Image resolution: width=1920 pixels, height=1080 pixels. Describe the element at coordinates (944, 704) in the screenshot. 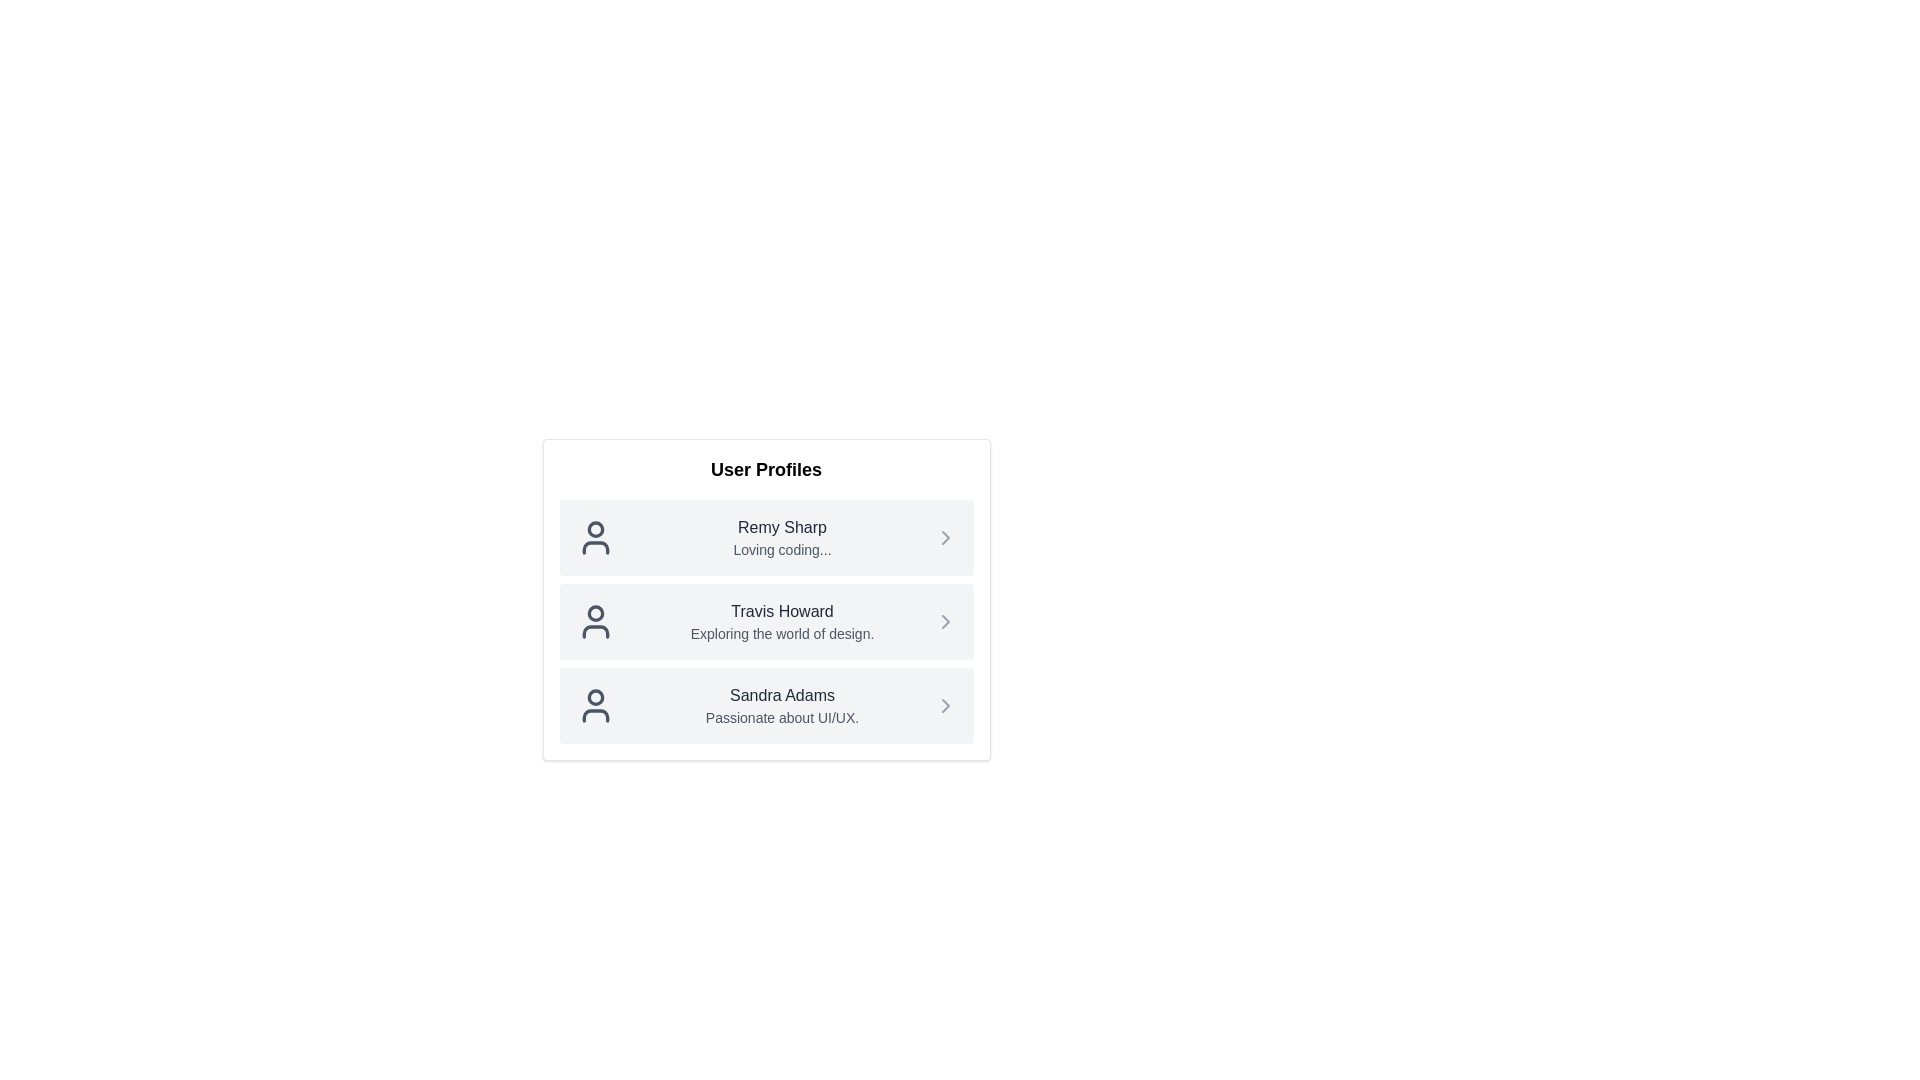

I see `the navigation icon located on the rightmost side of the profile labeled 'Sandra Adams Passionate about UI/UX'` at that location.